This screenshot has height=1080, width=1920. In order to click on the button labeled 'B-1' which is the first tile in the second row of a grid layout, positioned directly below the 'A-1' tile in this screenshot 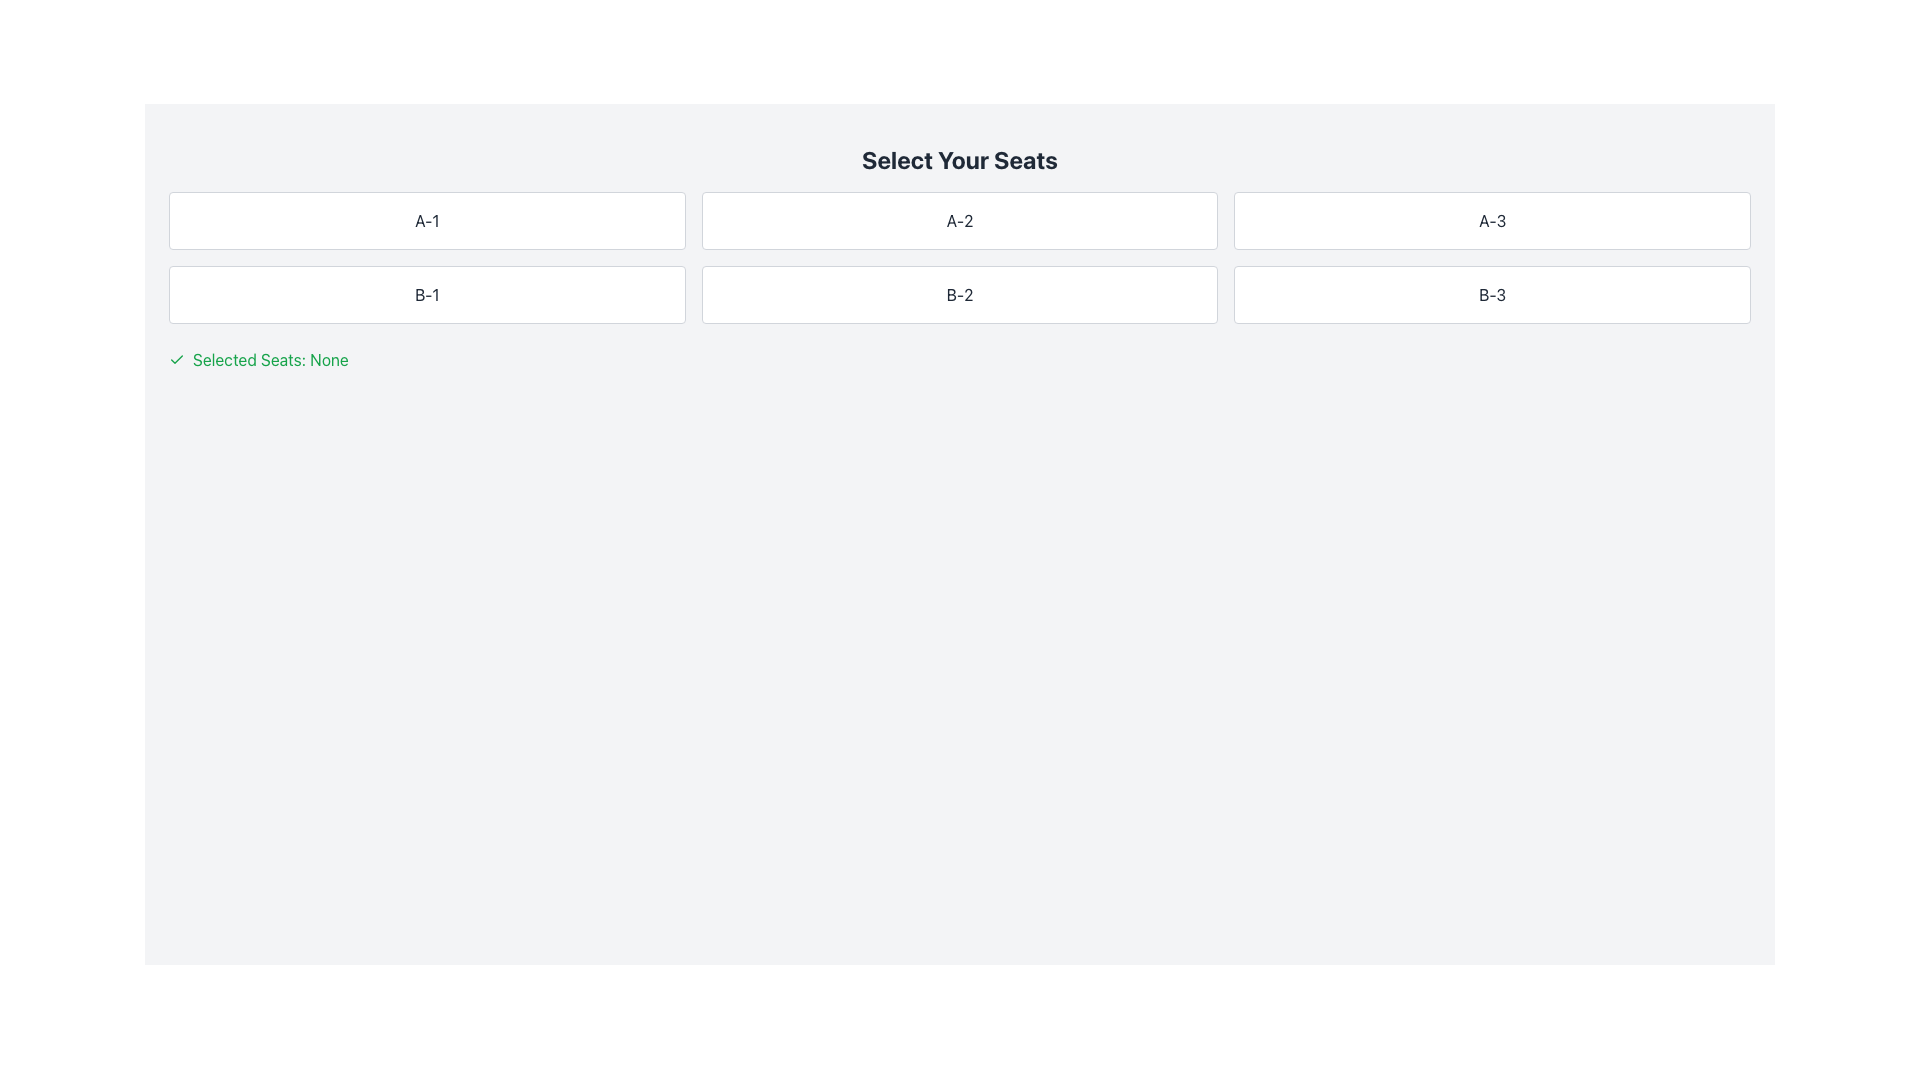, I will do `click(426, 294)`.